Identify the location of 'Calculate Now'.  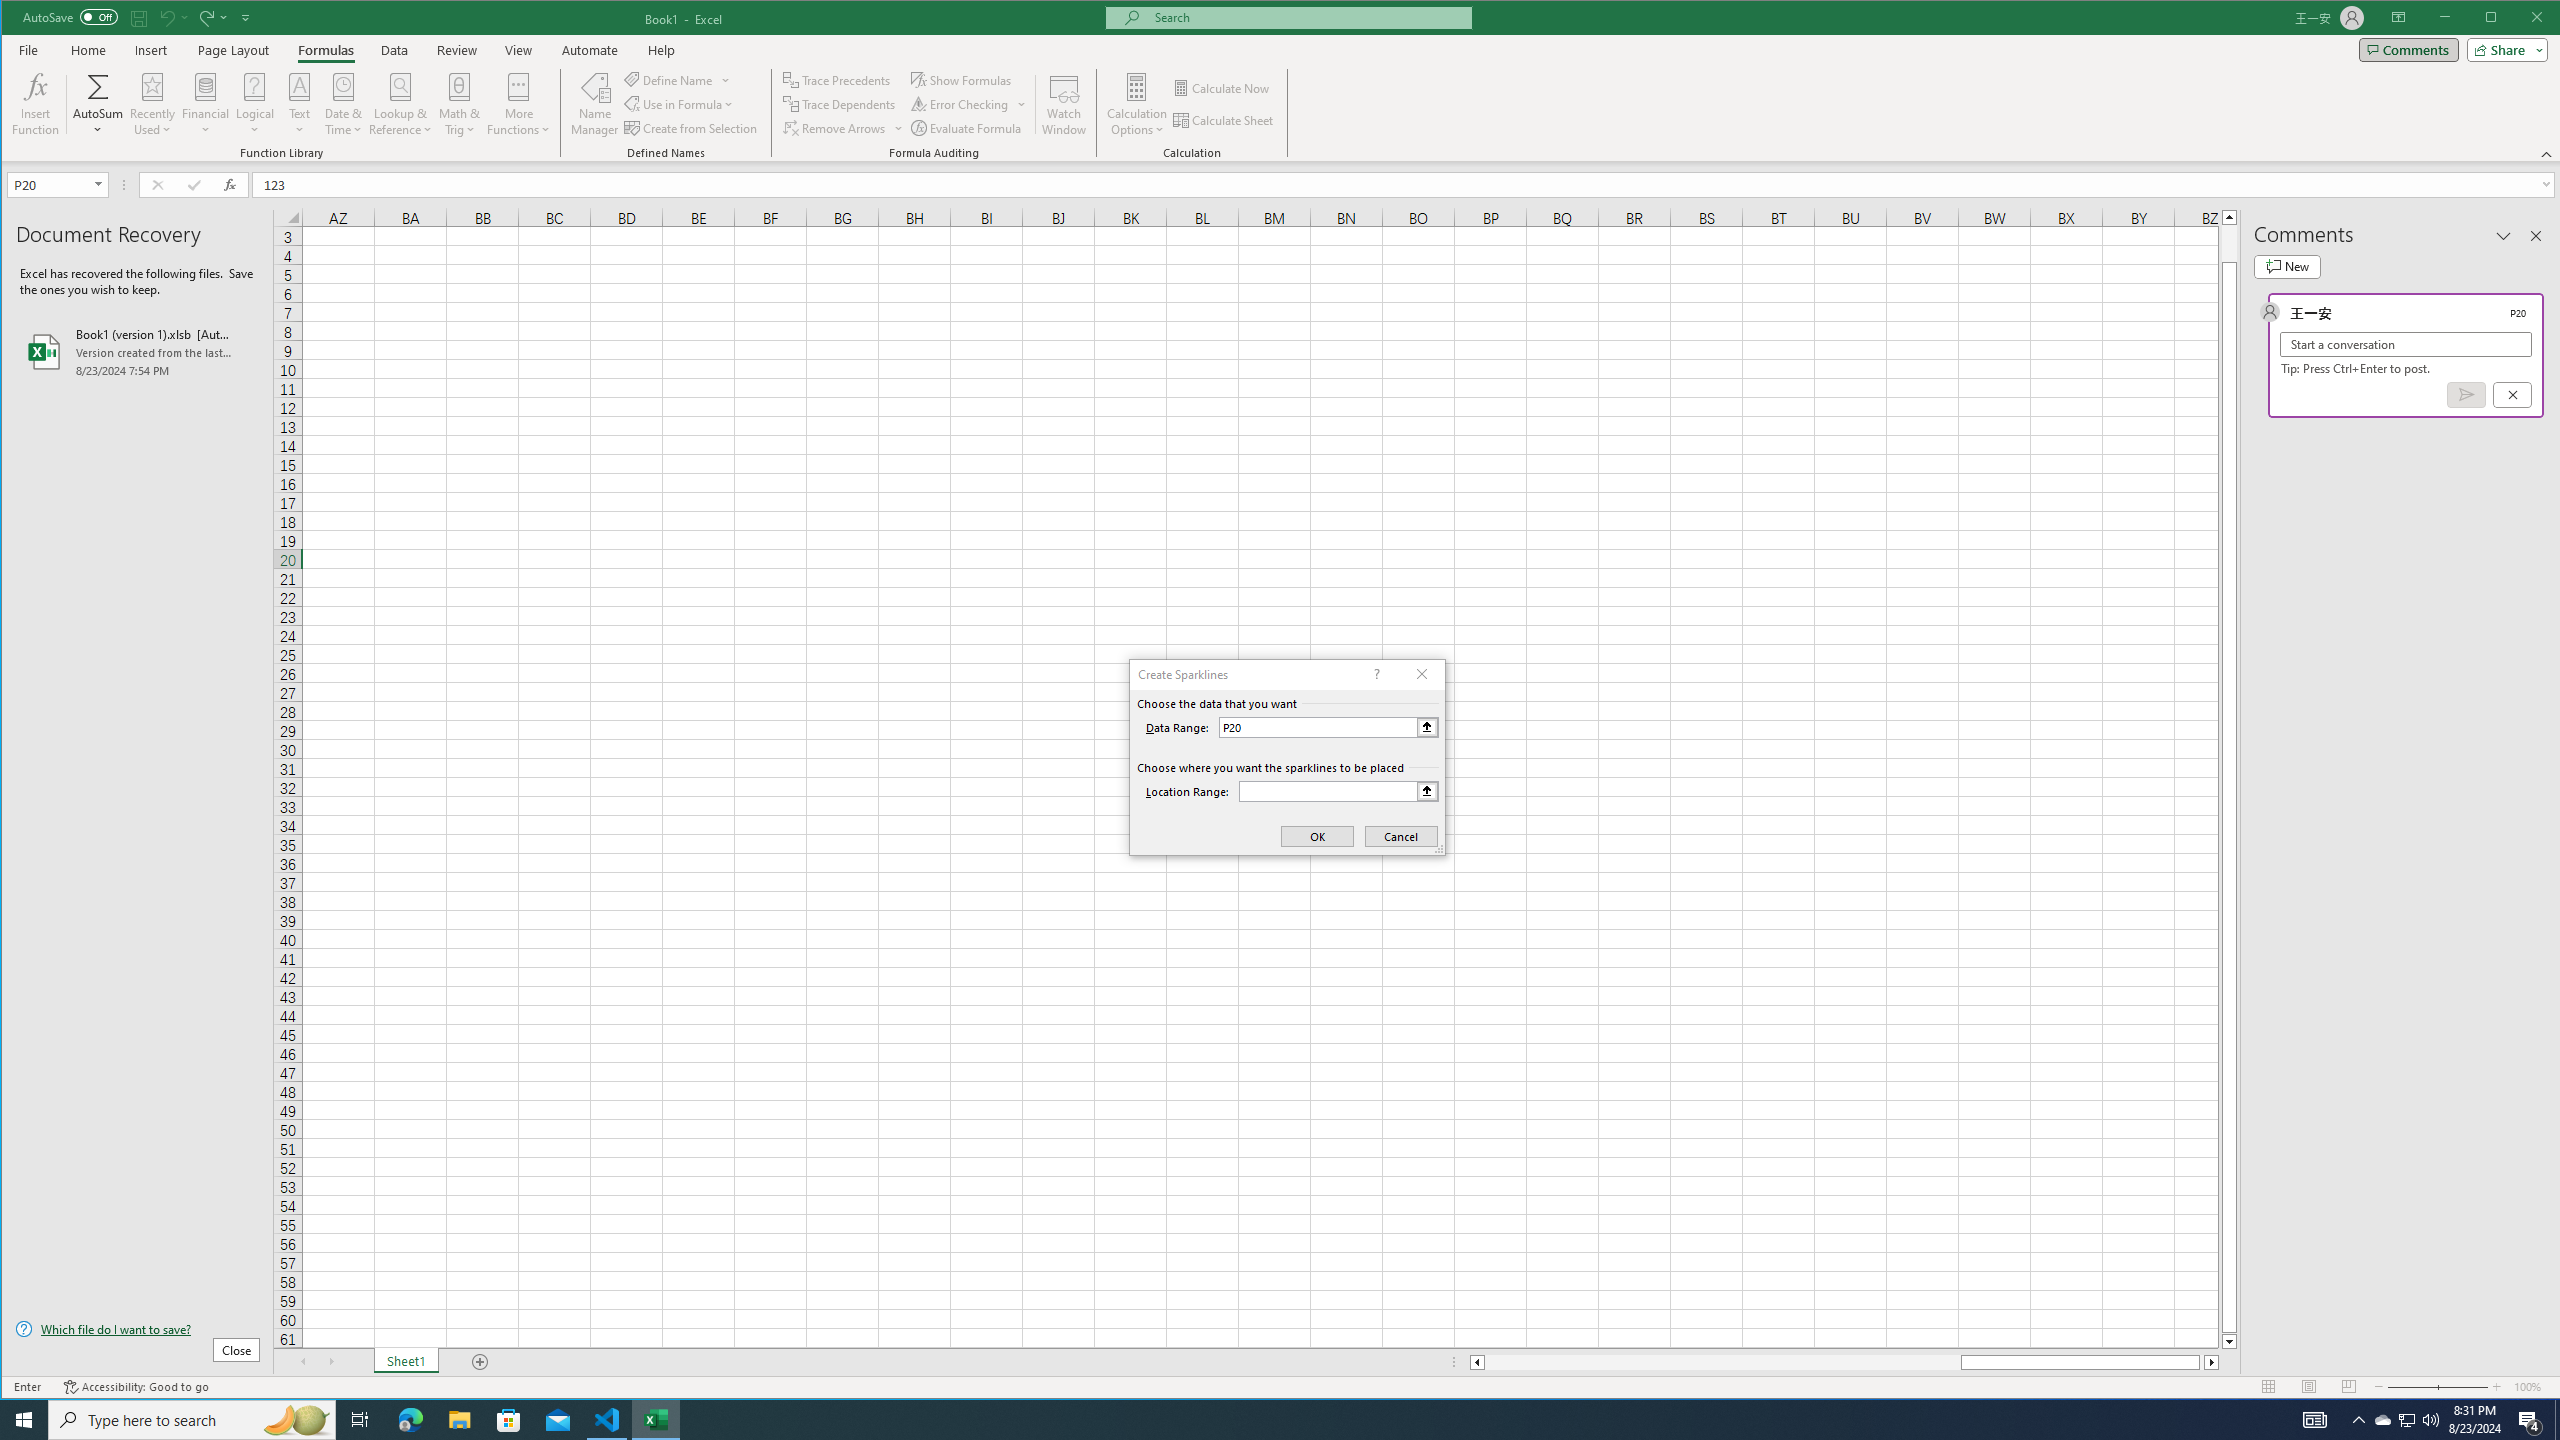
(1222, 87).